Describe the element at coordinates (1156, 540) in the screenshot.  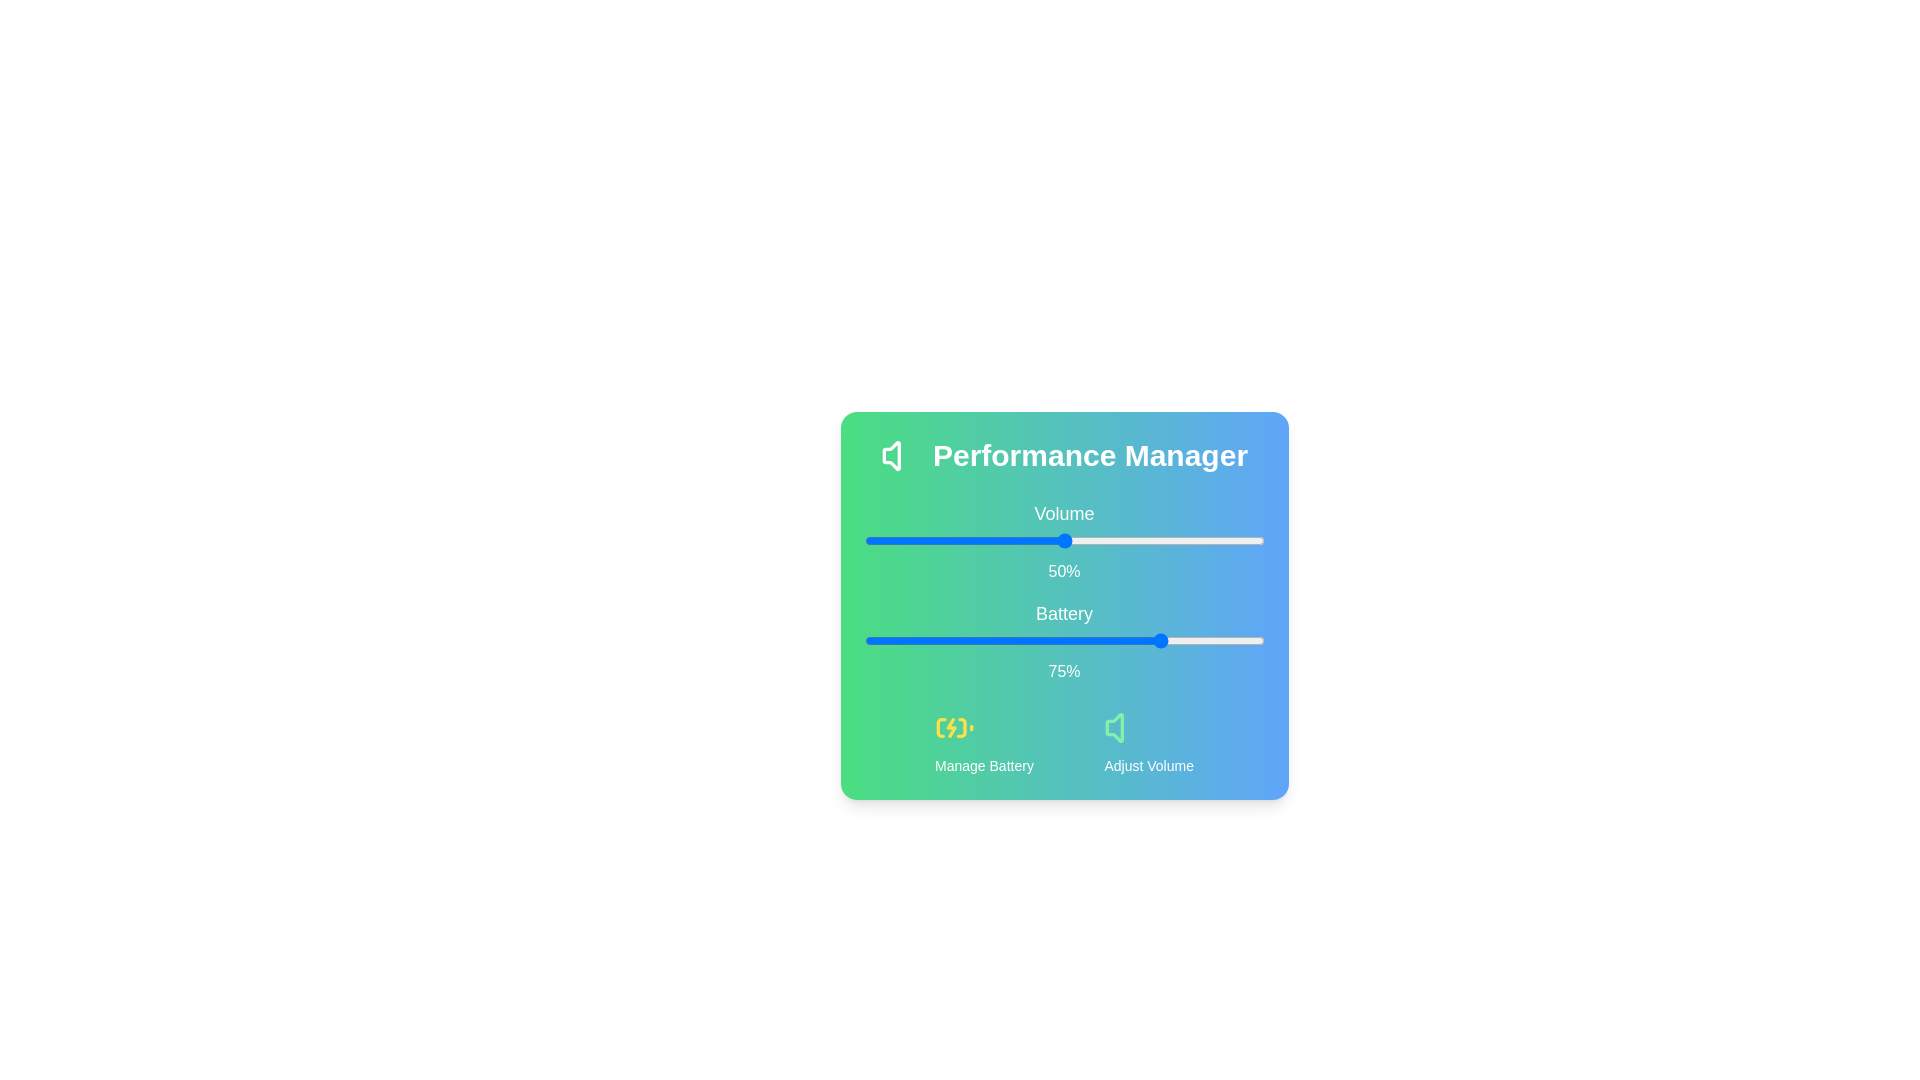
I see `the volume slider to 73%` at that location.